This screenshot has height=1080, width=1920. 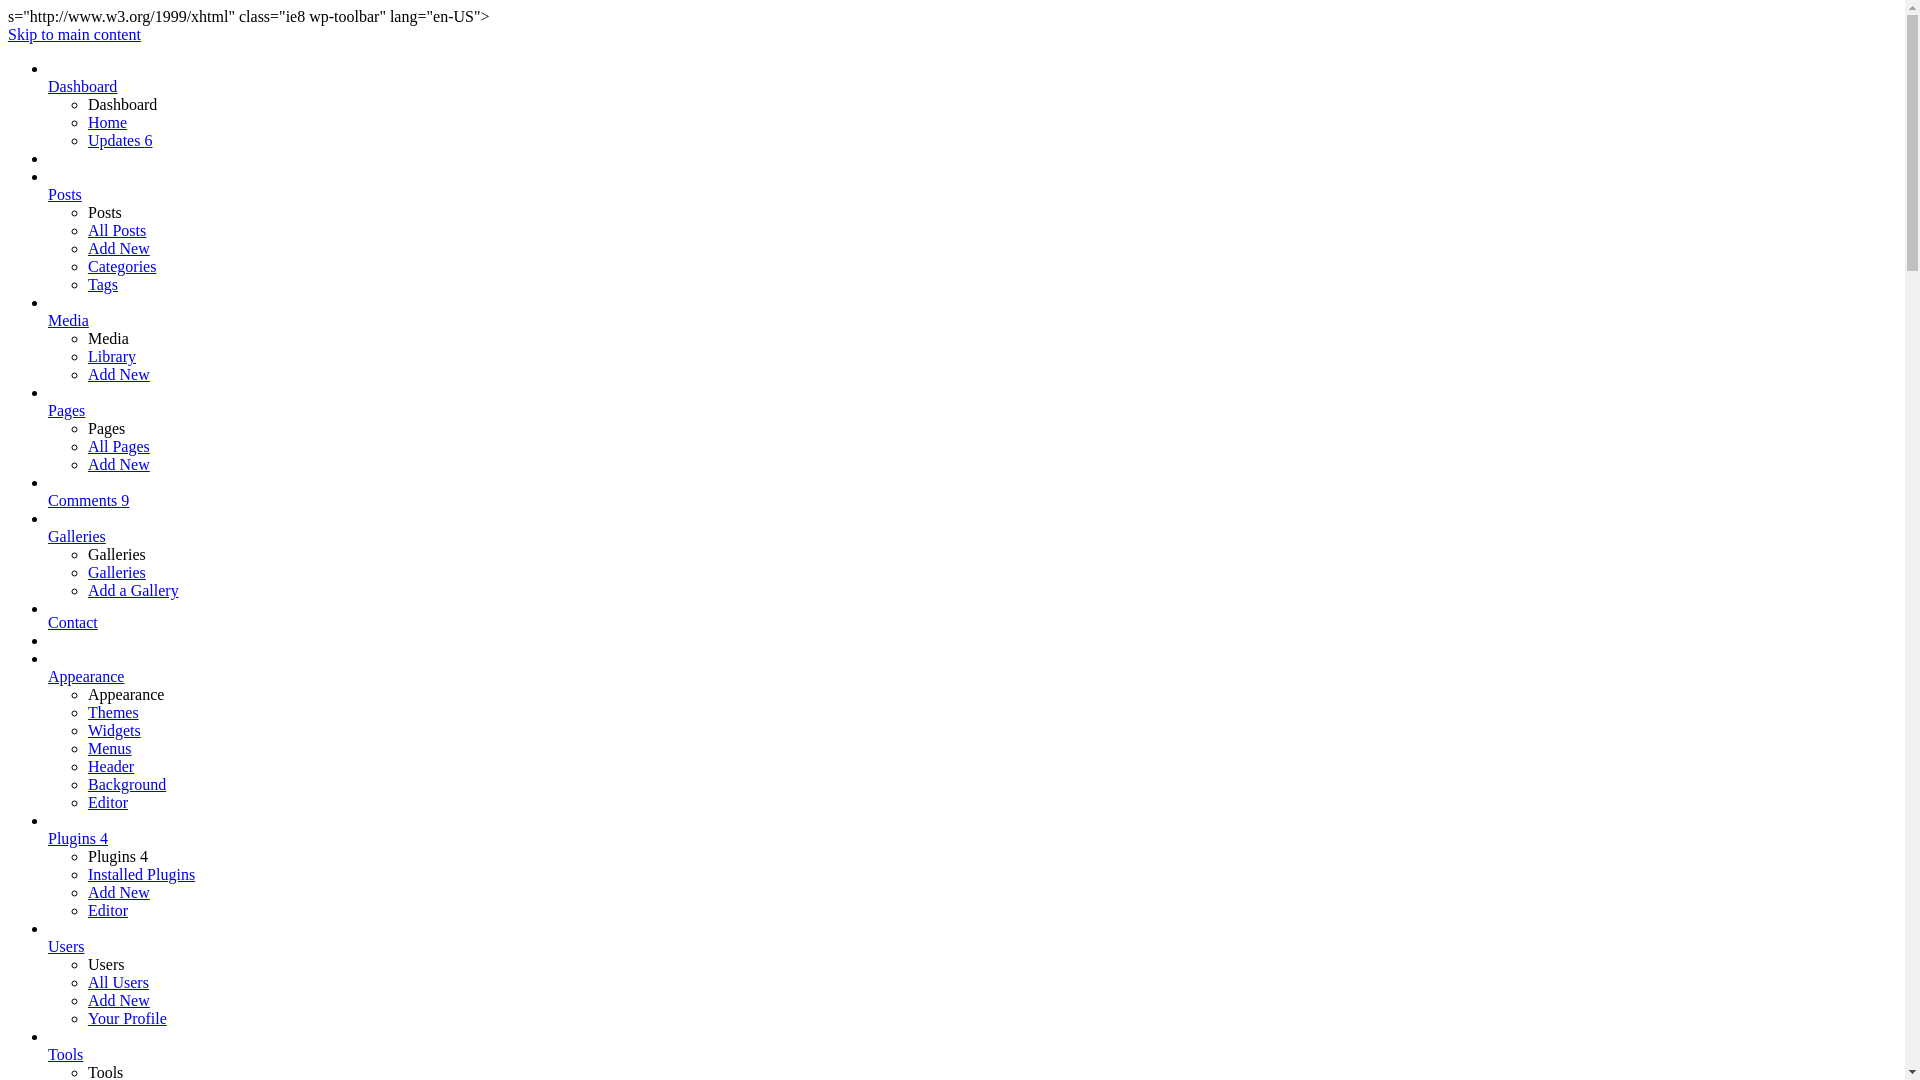 I want to click on 'Galleries', so click(x=115, y=572).